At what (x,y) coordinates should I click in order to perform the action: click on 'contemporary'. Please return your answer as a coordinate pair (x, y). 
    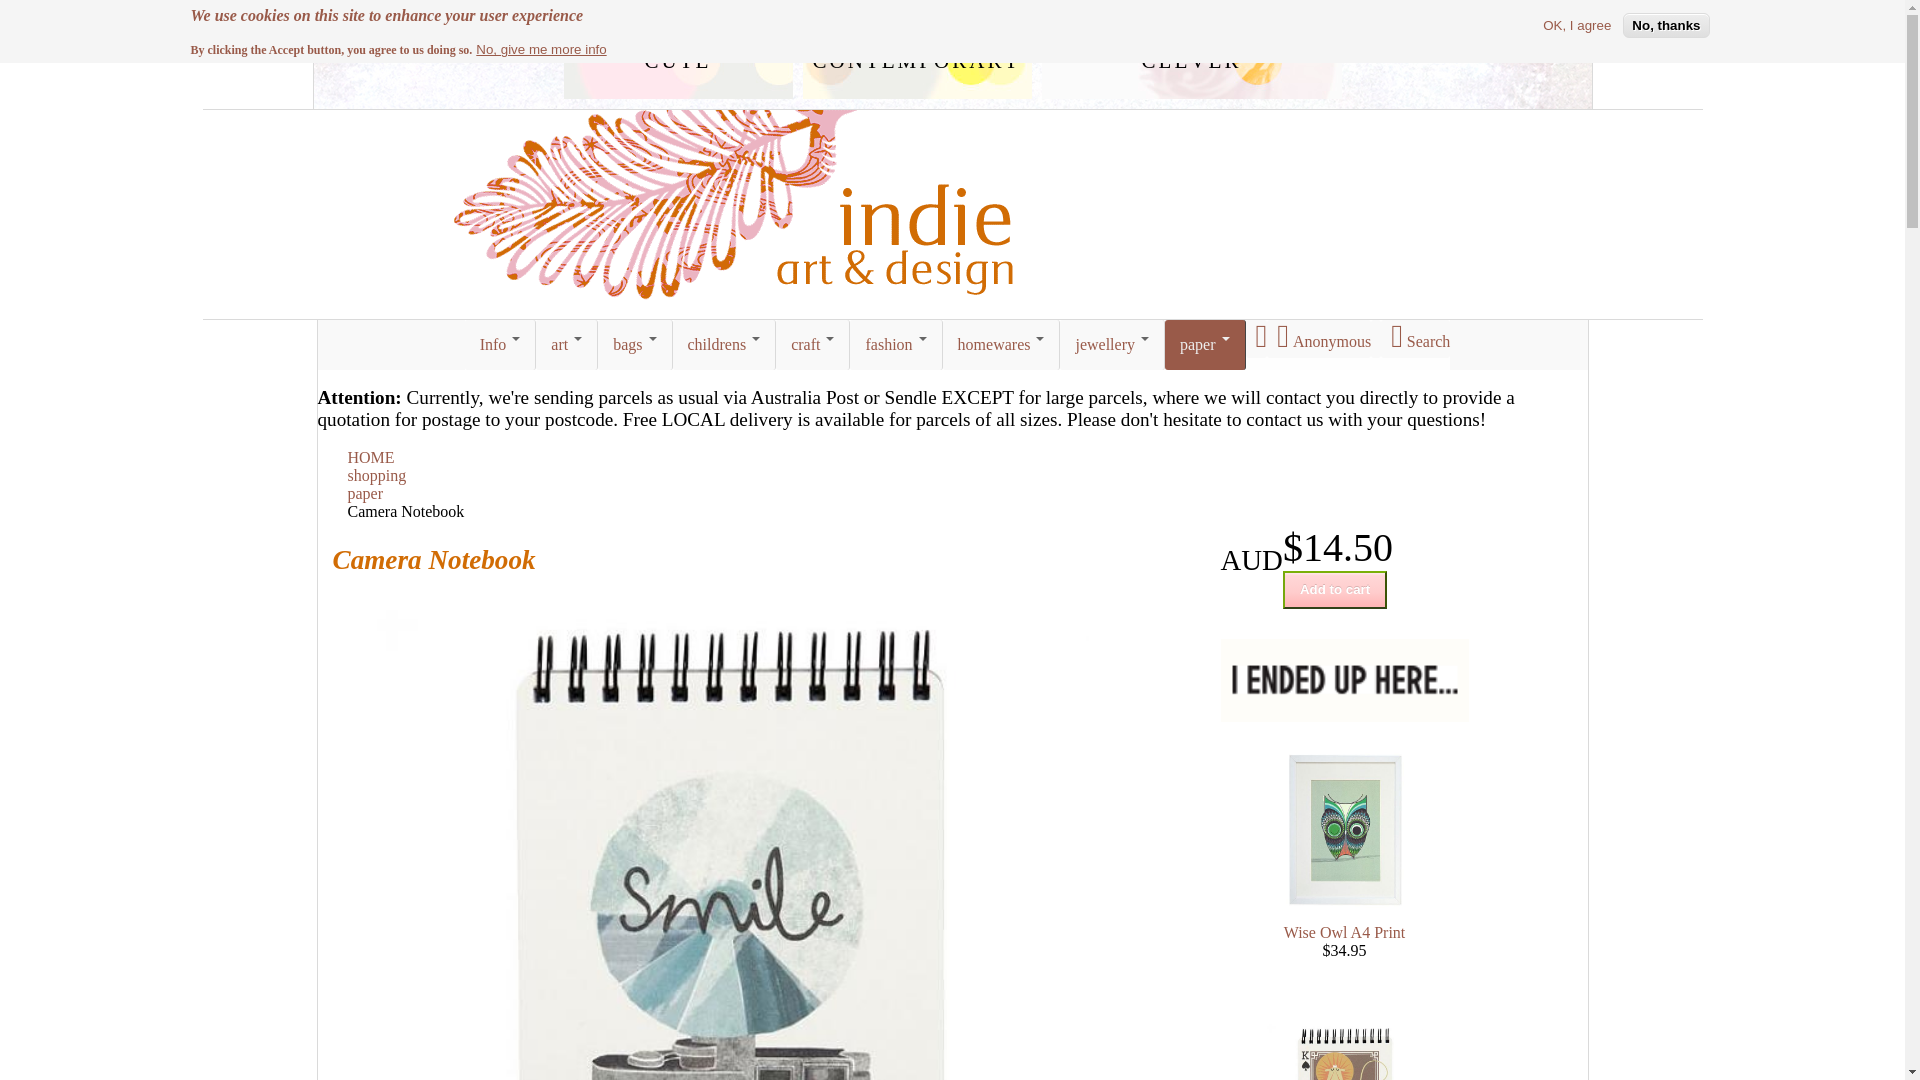
    Looking at the image, I should click on (915, 57).